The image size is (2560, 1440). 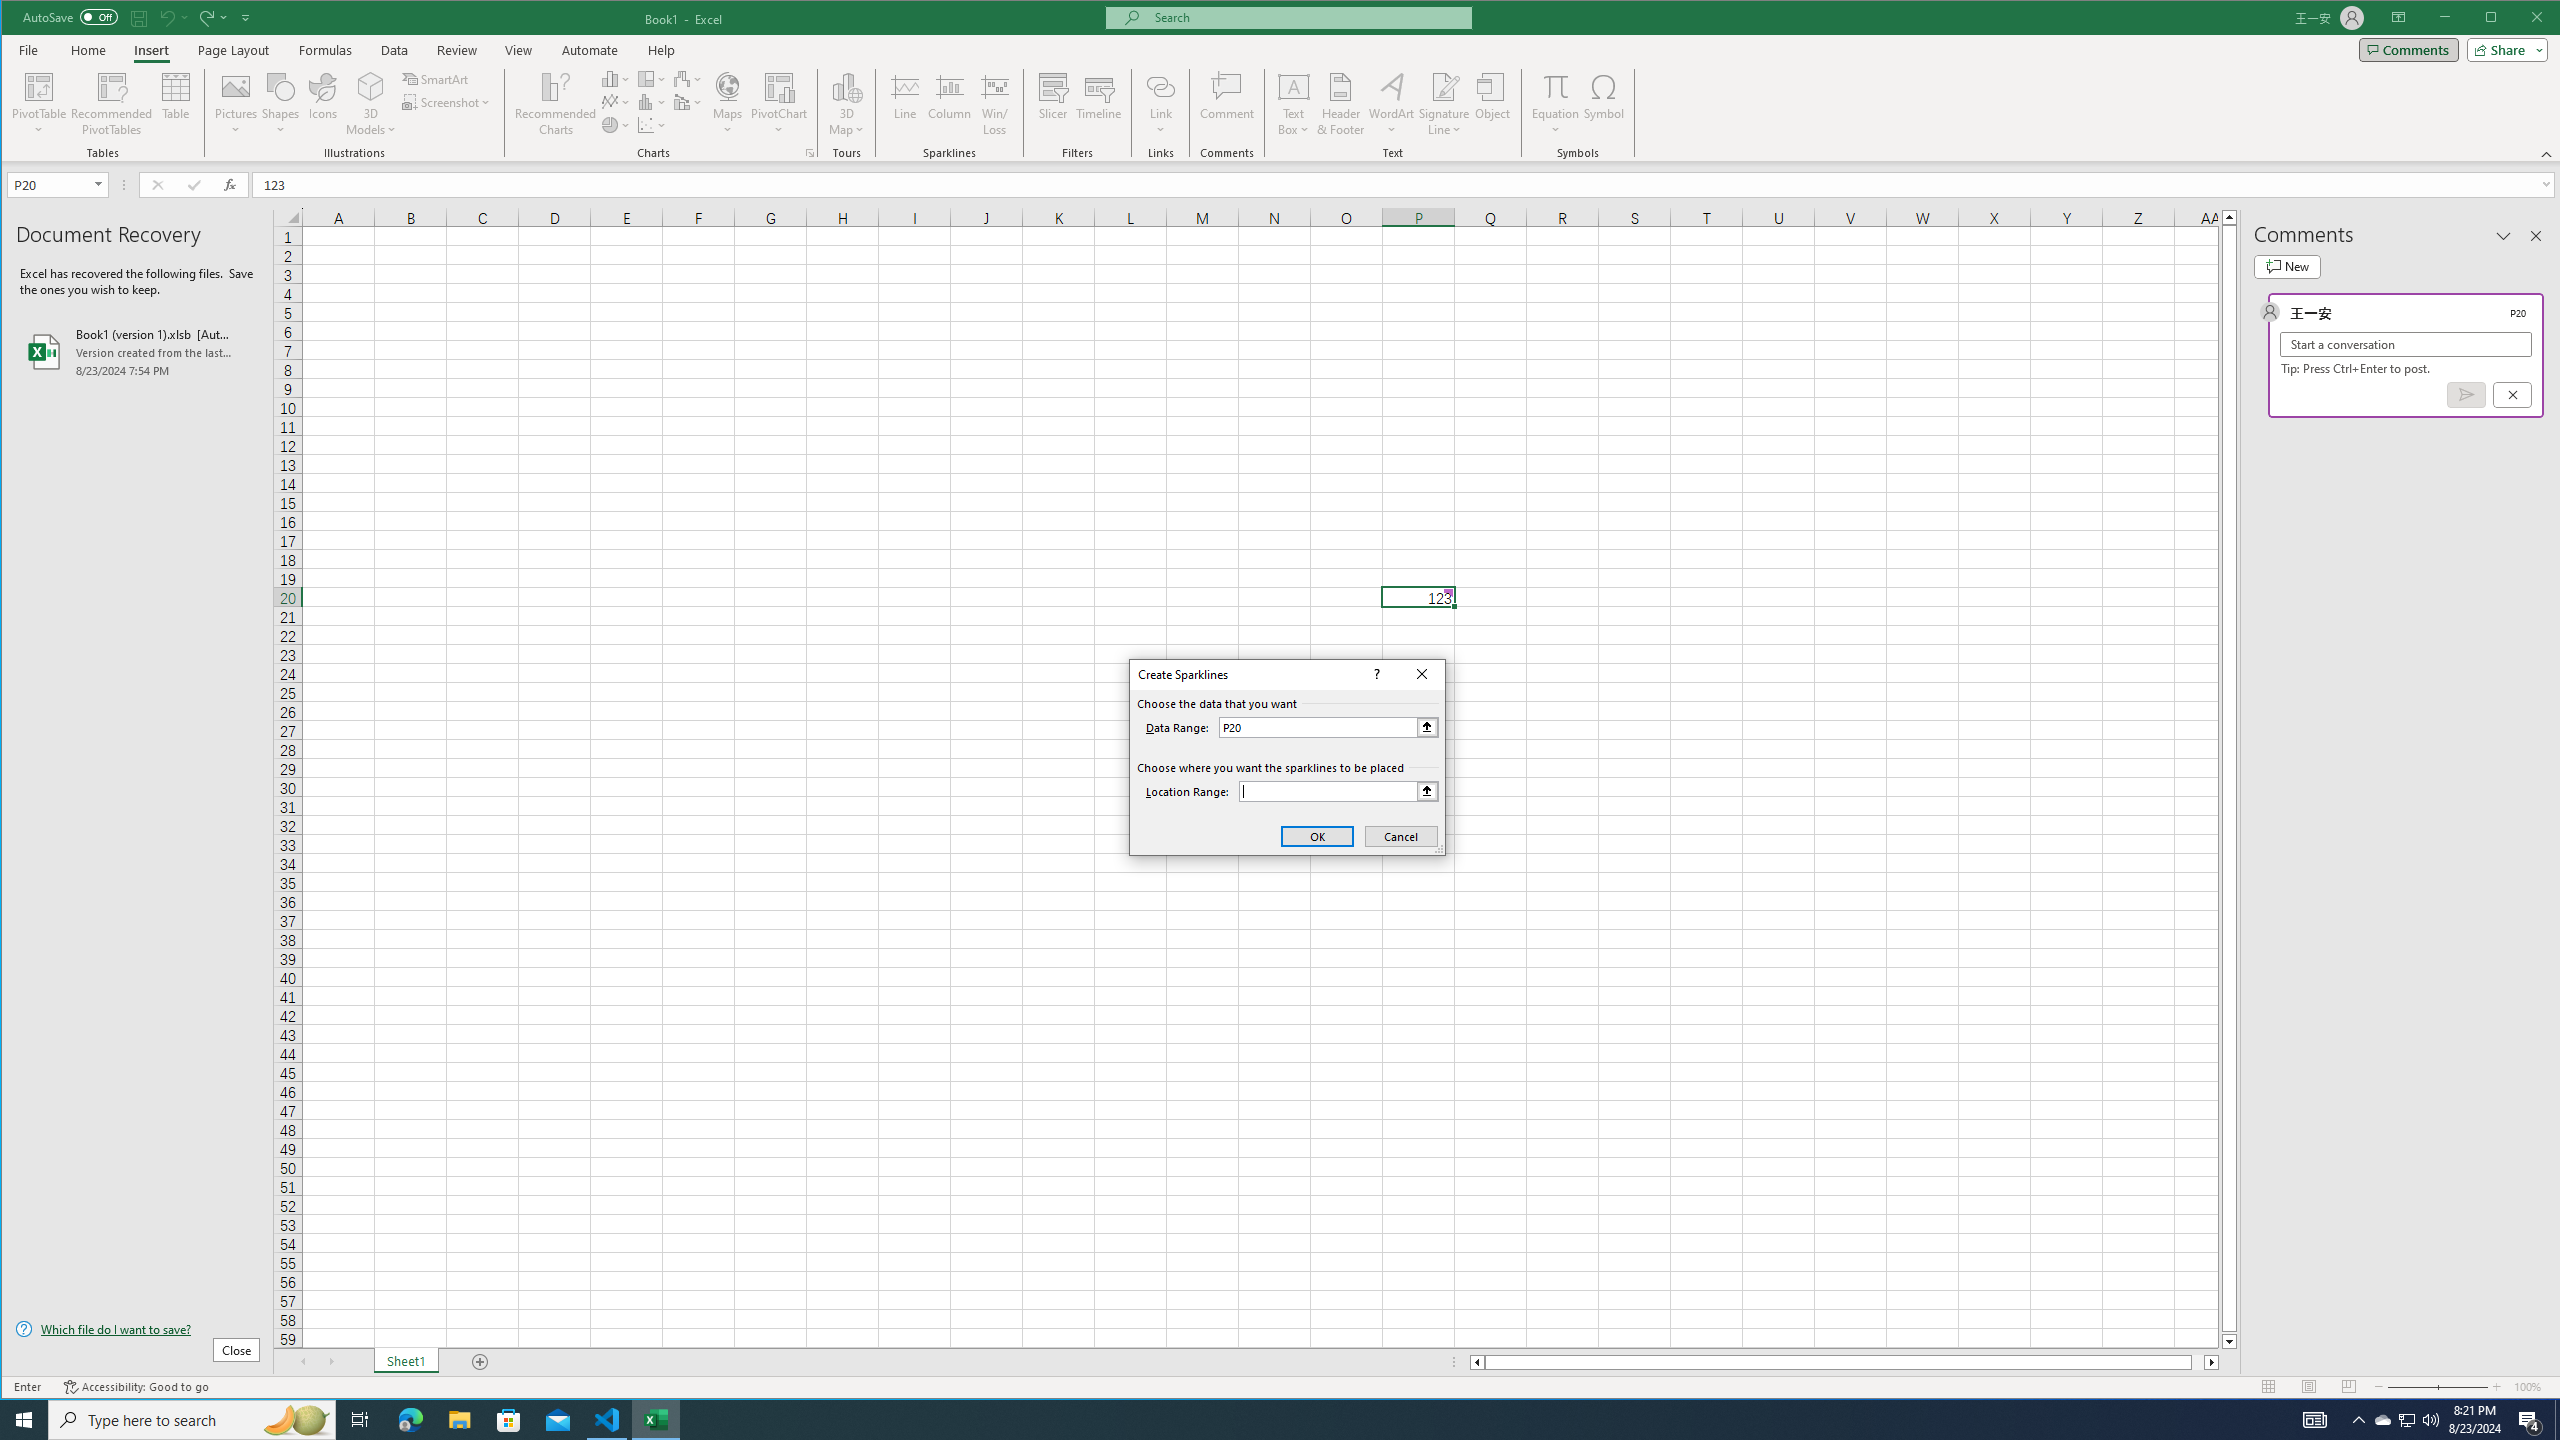 I want to click on 'Insert Pie or Doughnut Chart', so click(x=615, y=125).